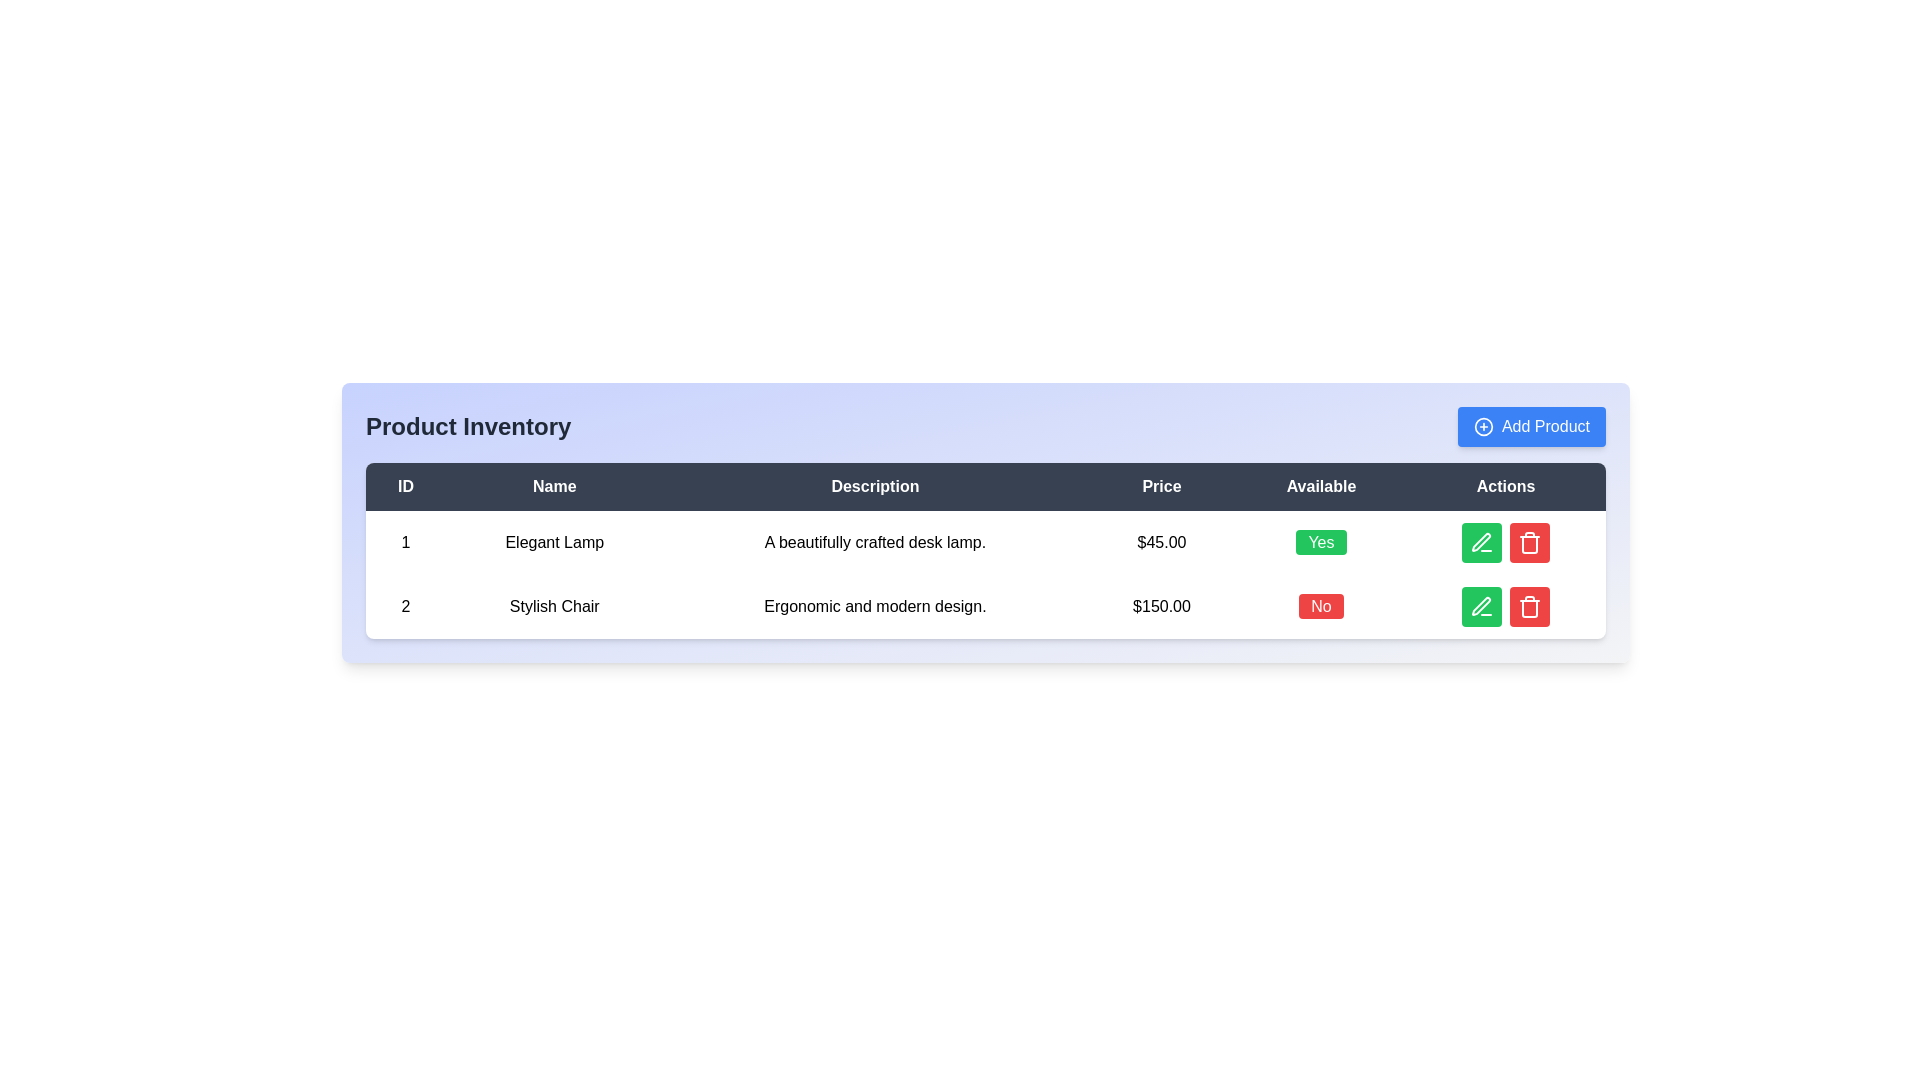  I want to click on the table header cell displaying 'Actions' in bold font, positioned at the far-right of the table with a dark background and white text, so click(1506, 486).